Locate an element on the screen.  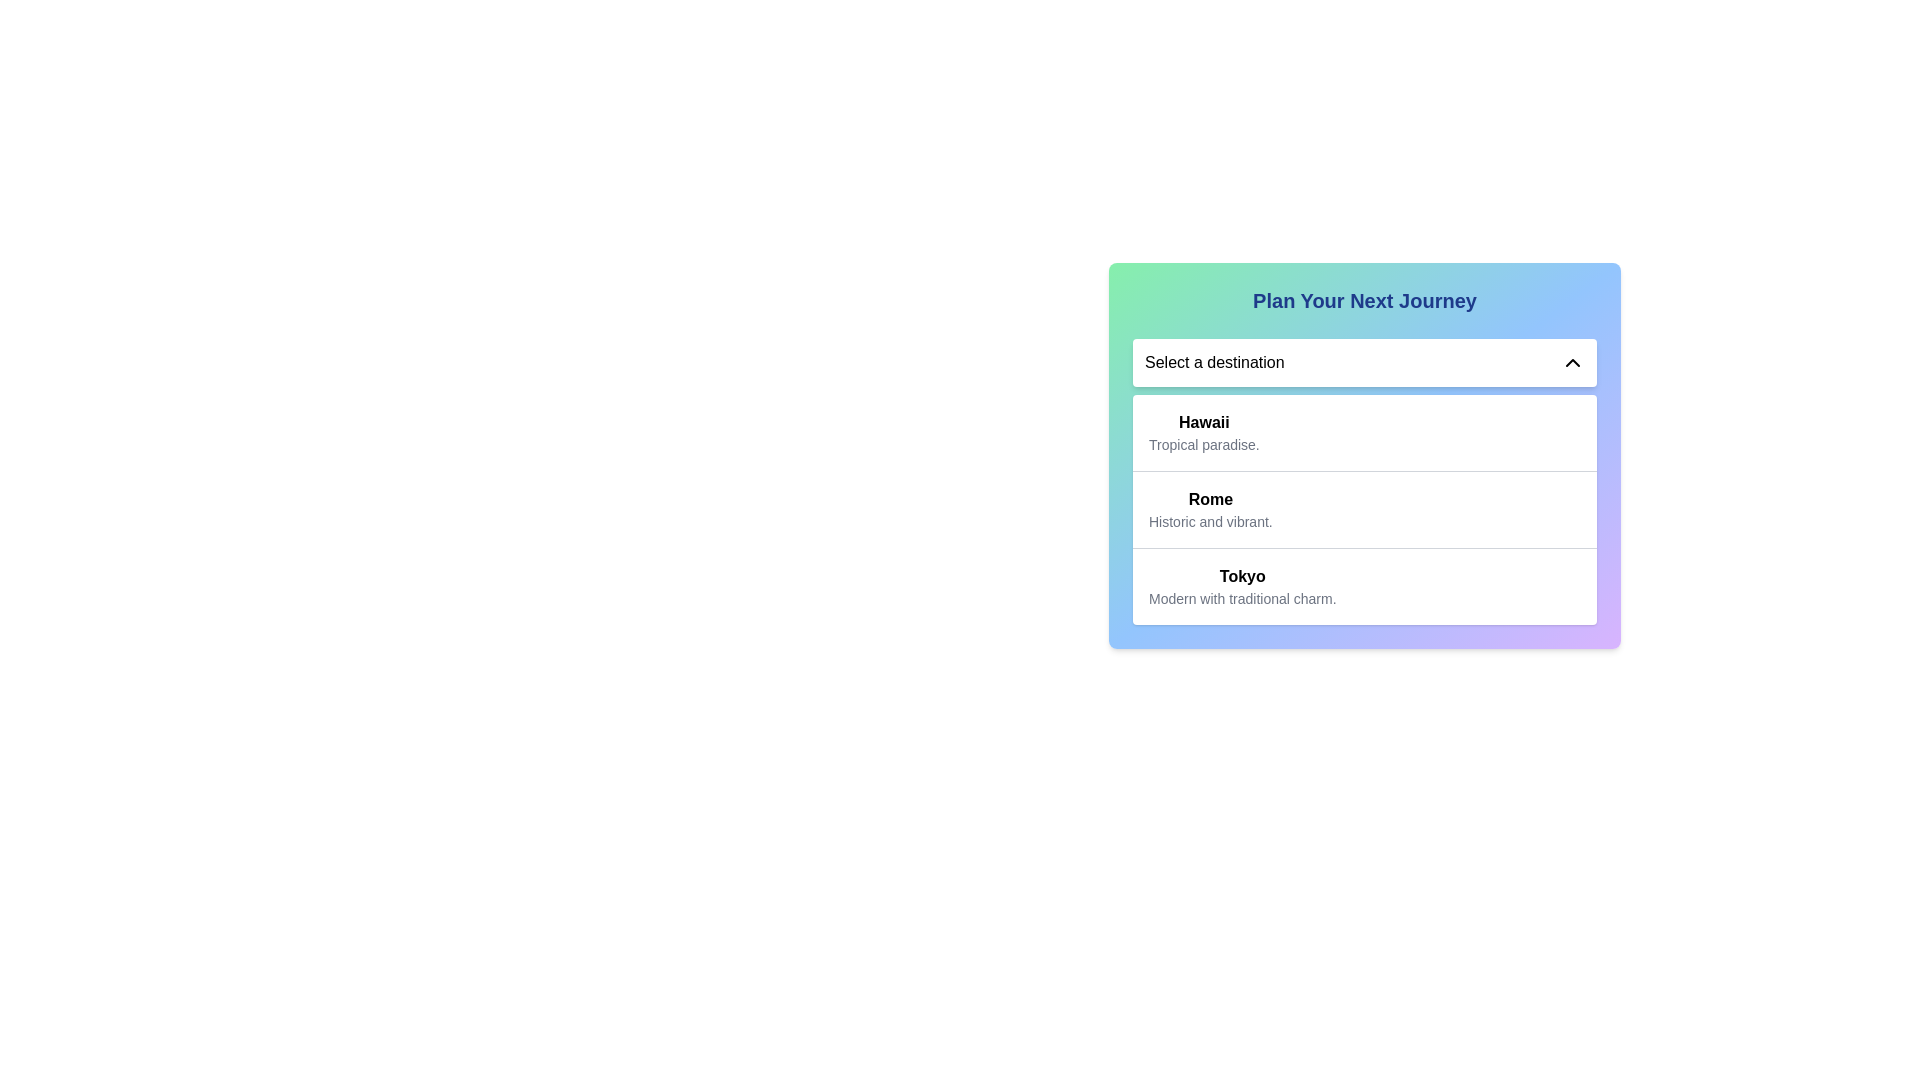
the second list item in the drop-down menu is located at coordinates (1363, 508).